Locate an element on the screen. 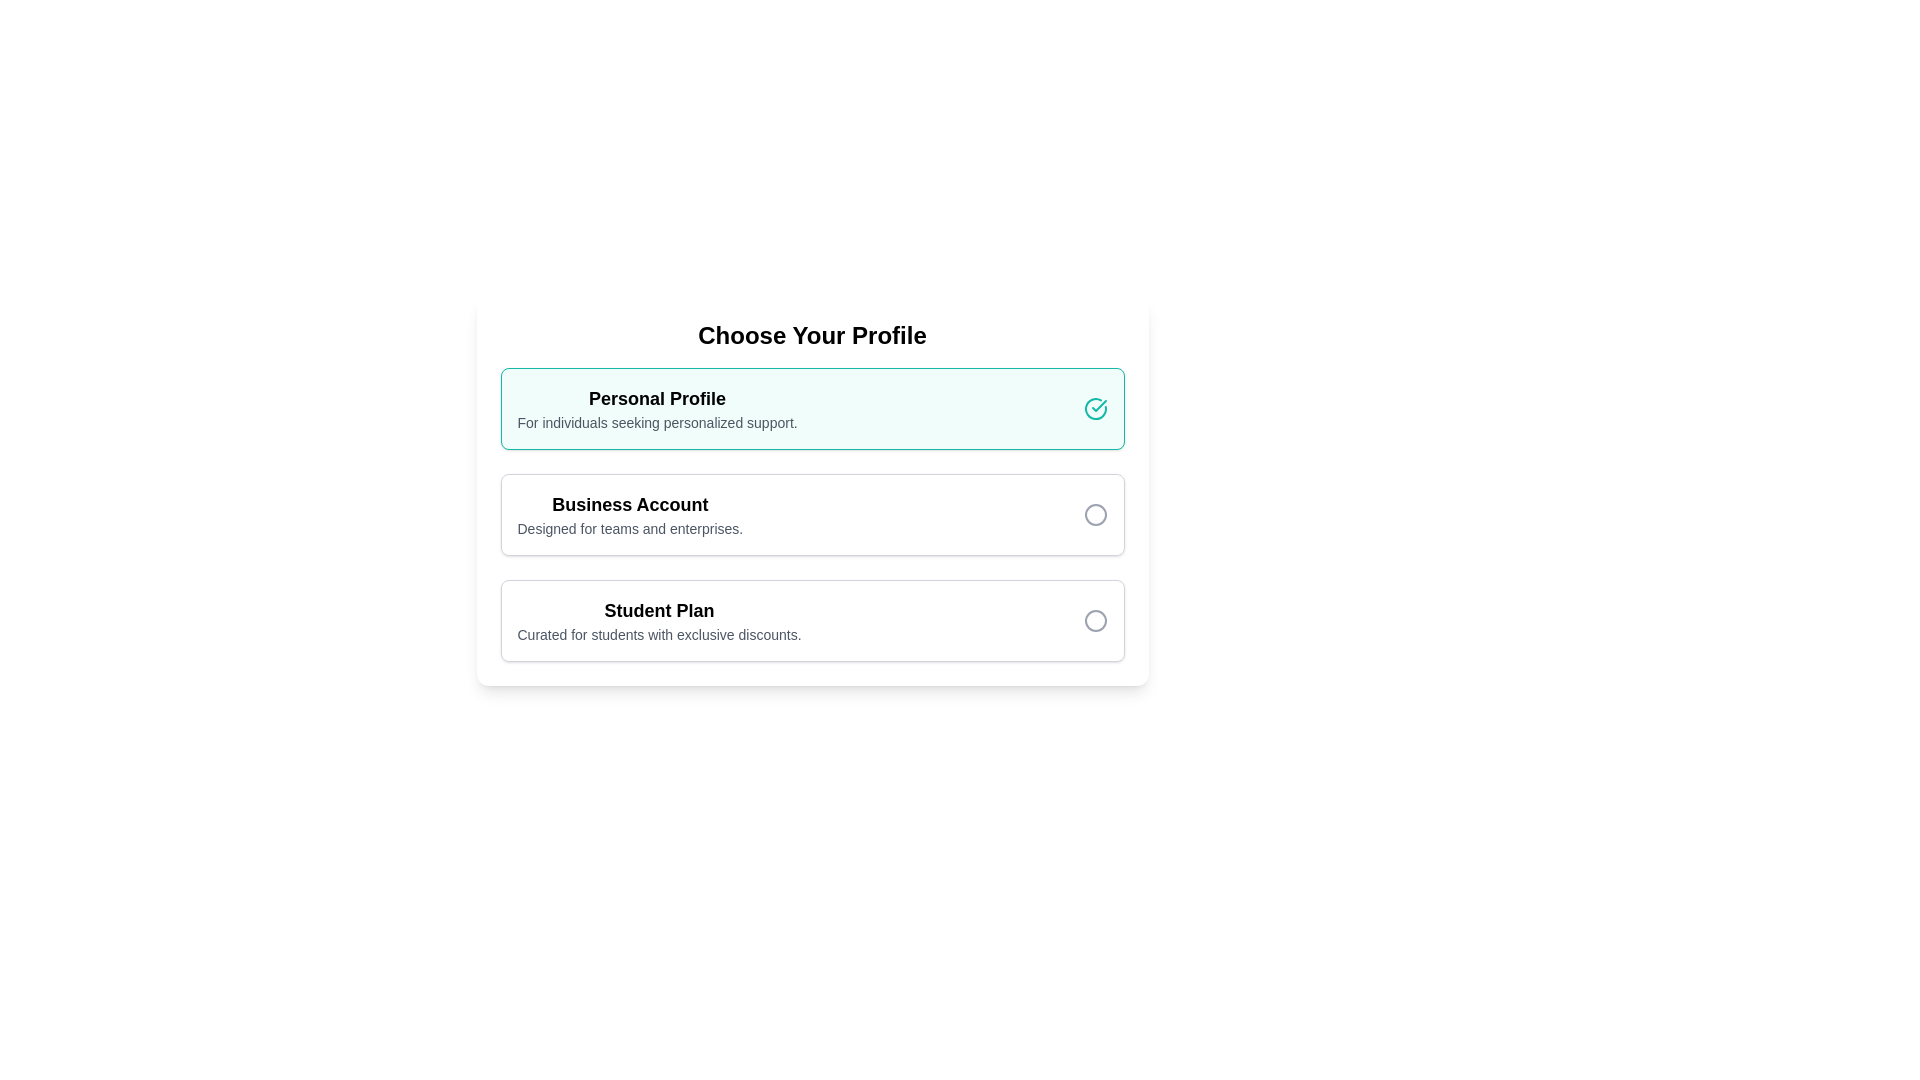  the 'Student Plan' text content within the selection options, which provides details about exclusive discounts for students is located at coordinates (659, 620).